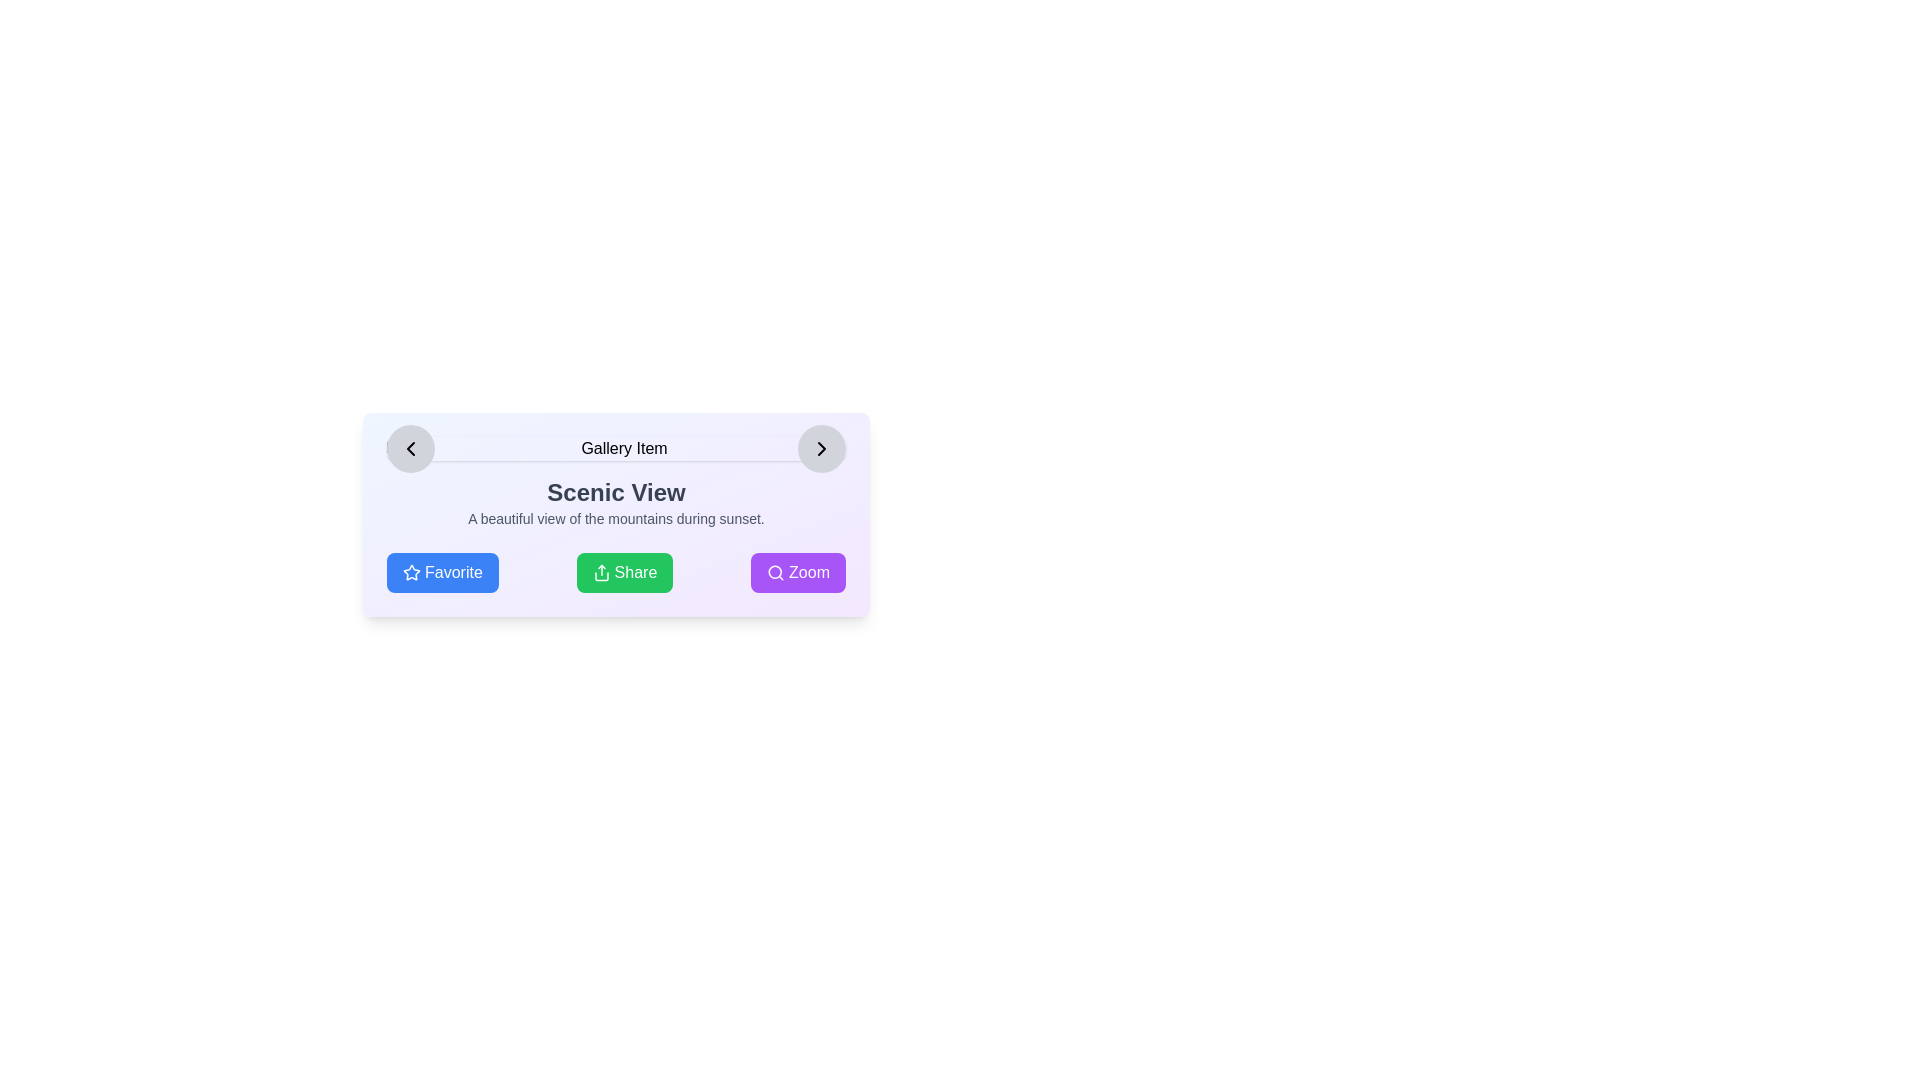 Image resolution: width=1920 pixels, height=1080 pixels. What do you see at coordinates (615, 493) in the screenshot?
I see `text from the Text Label that serves as a title or heading for the content below it, positioned above the descriptive text about a beautiful view of the mountains during sunset` at bounding box center [615, 493].